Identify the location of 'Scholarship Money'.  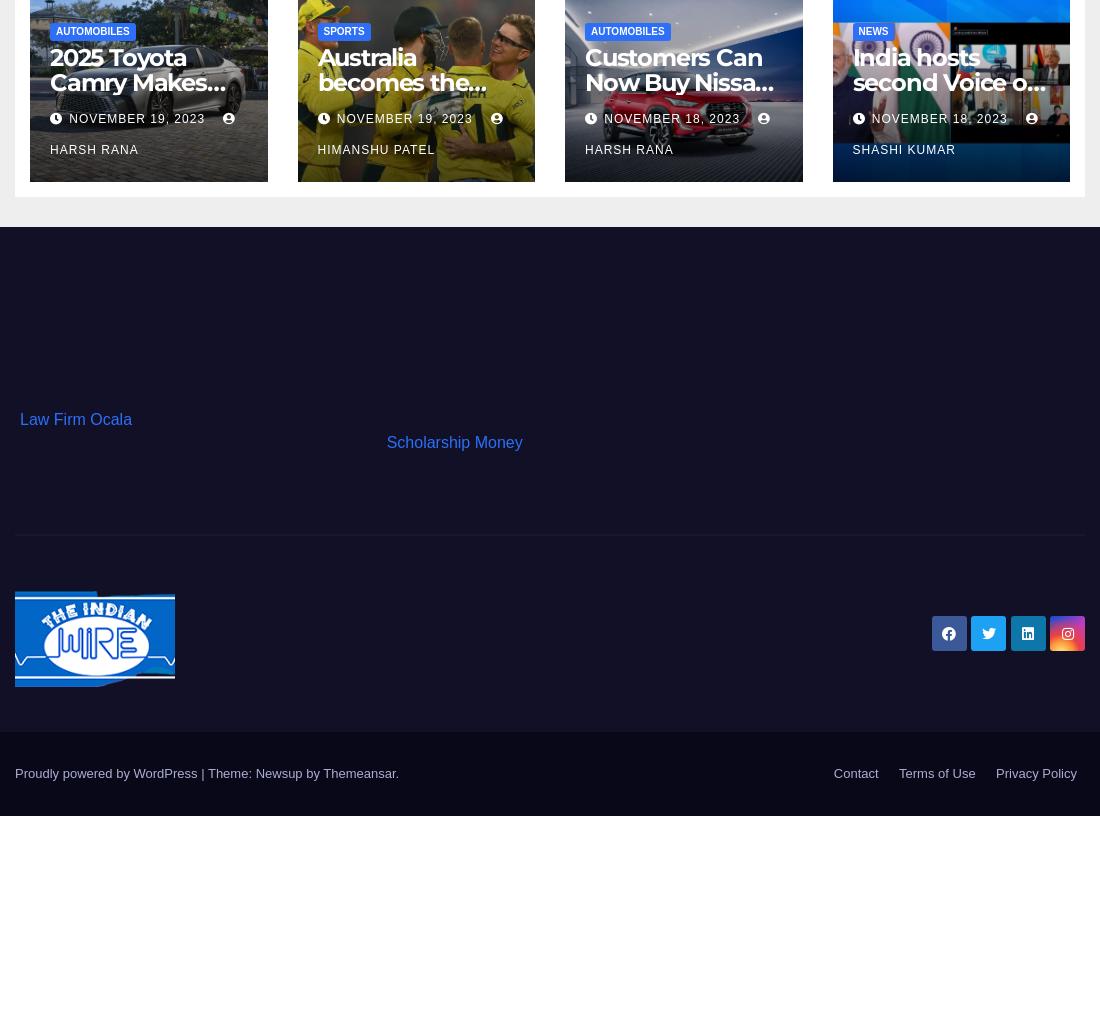
(452, 441).